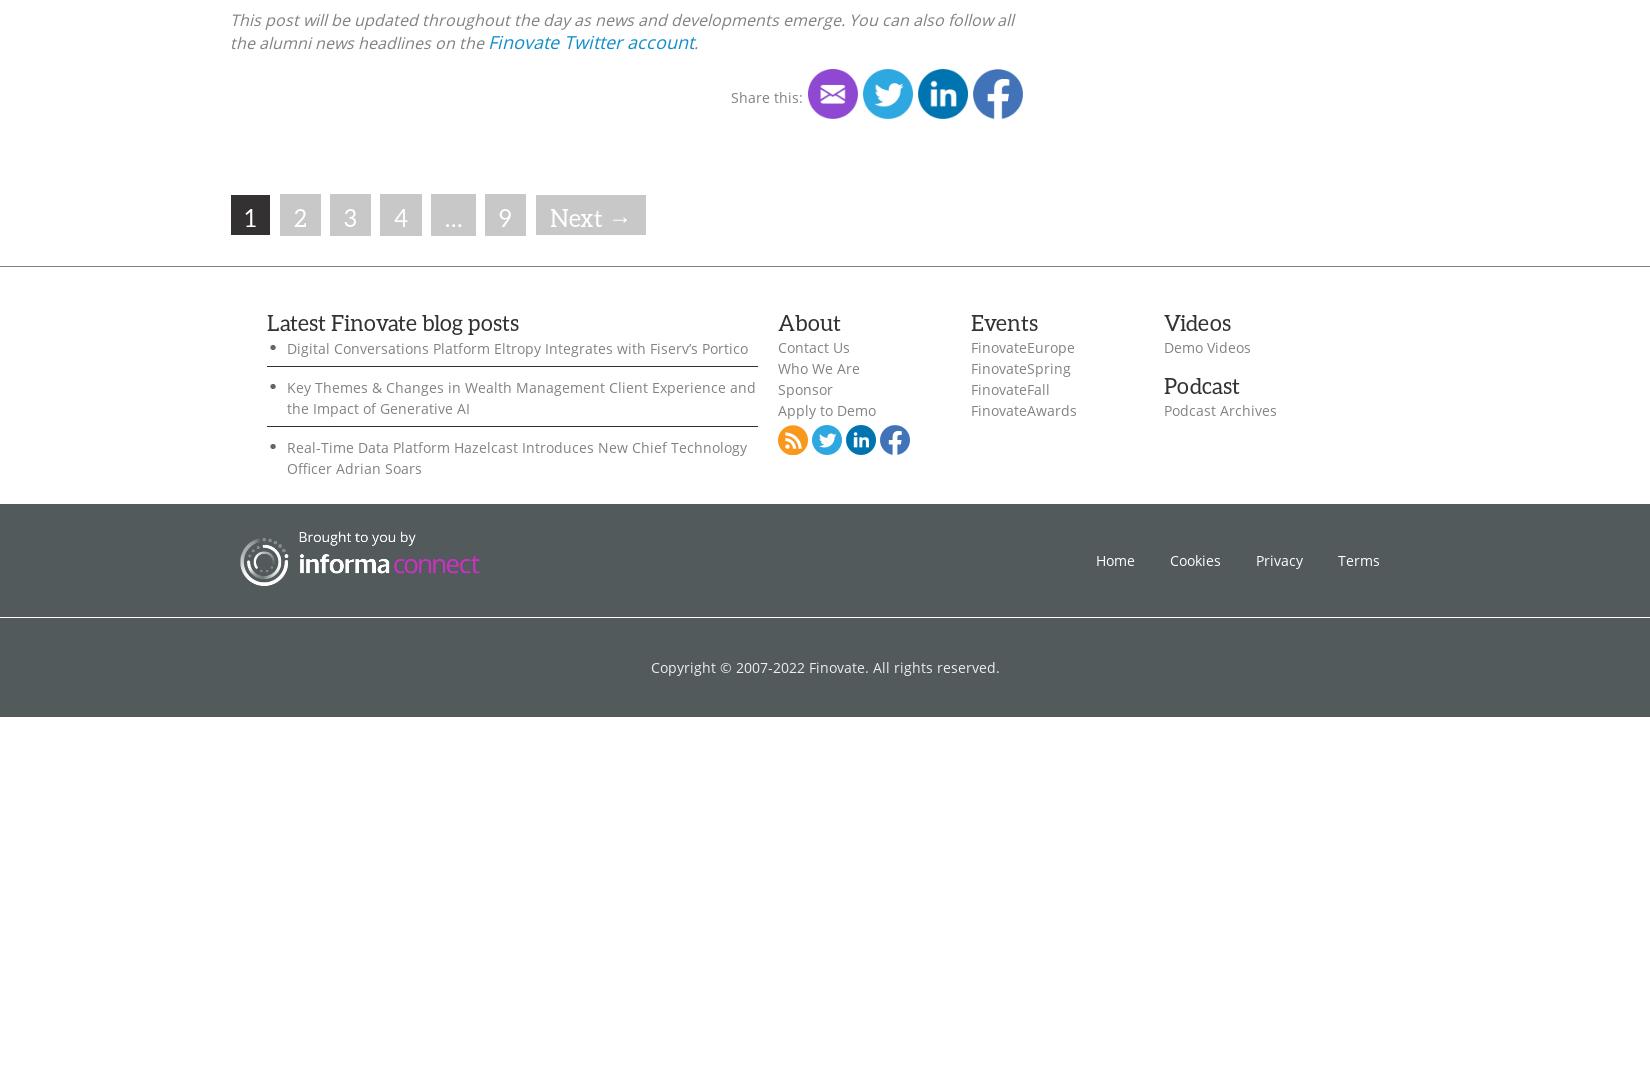 Image resolution: width=1650 pixels, height=1072 pixels. Describe the element at coordinates (1357, 558) in the screenshot. I see `'Terms'` at that location.